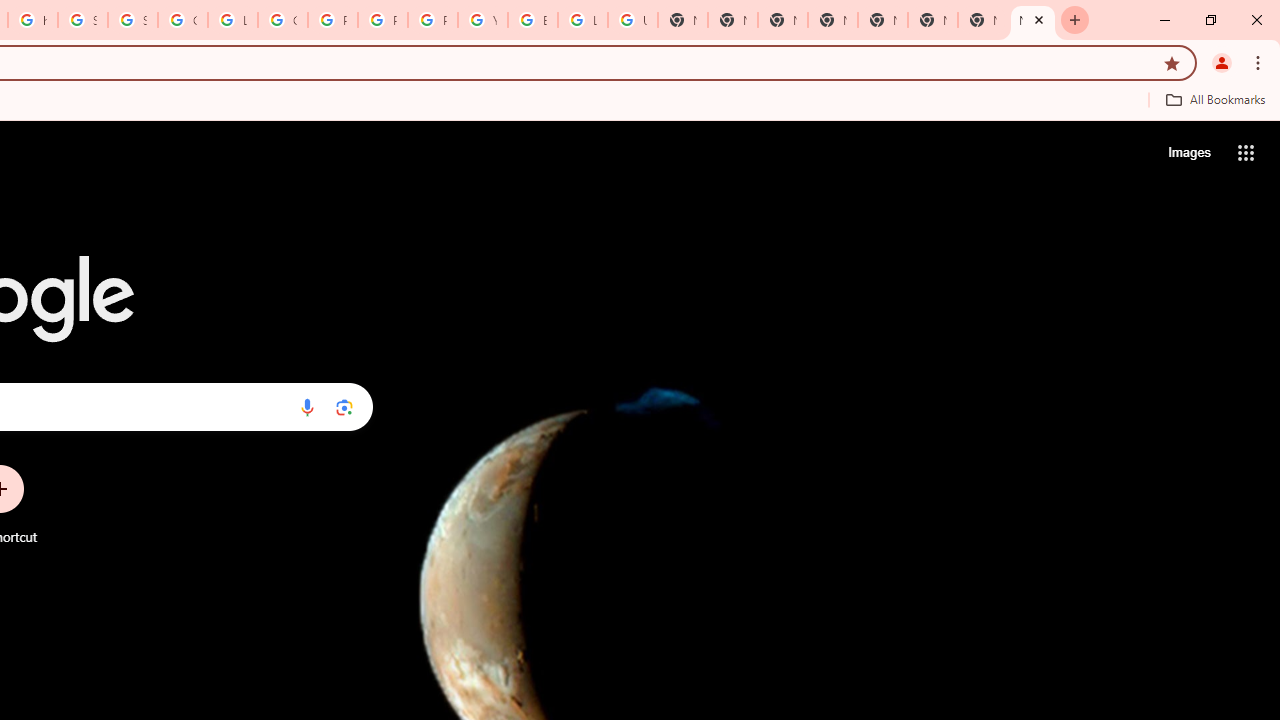 This screenshot has height=720, width=1280. Describe the element at coordinates (383, 20) in the screenshot. I see `'Privacy Help Center - Policies Help'` at that location.